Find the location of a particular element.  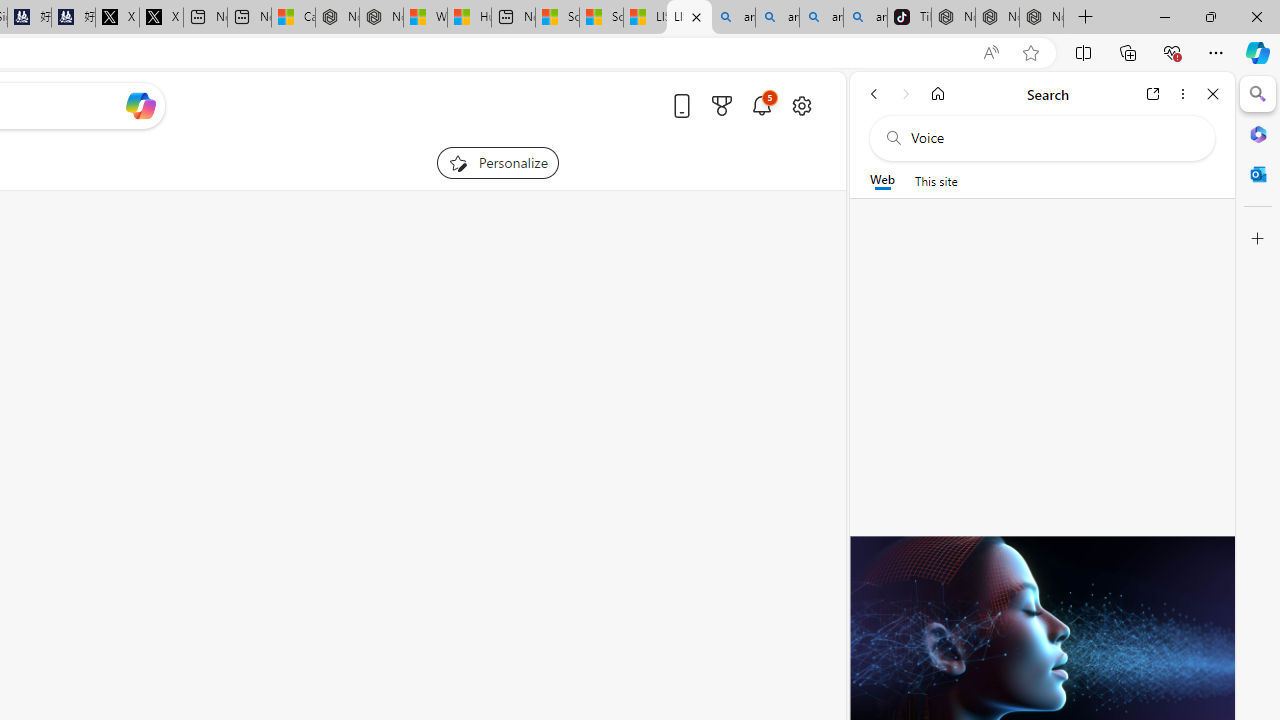

'Open settings' is located at coordinates (801, 105).